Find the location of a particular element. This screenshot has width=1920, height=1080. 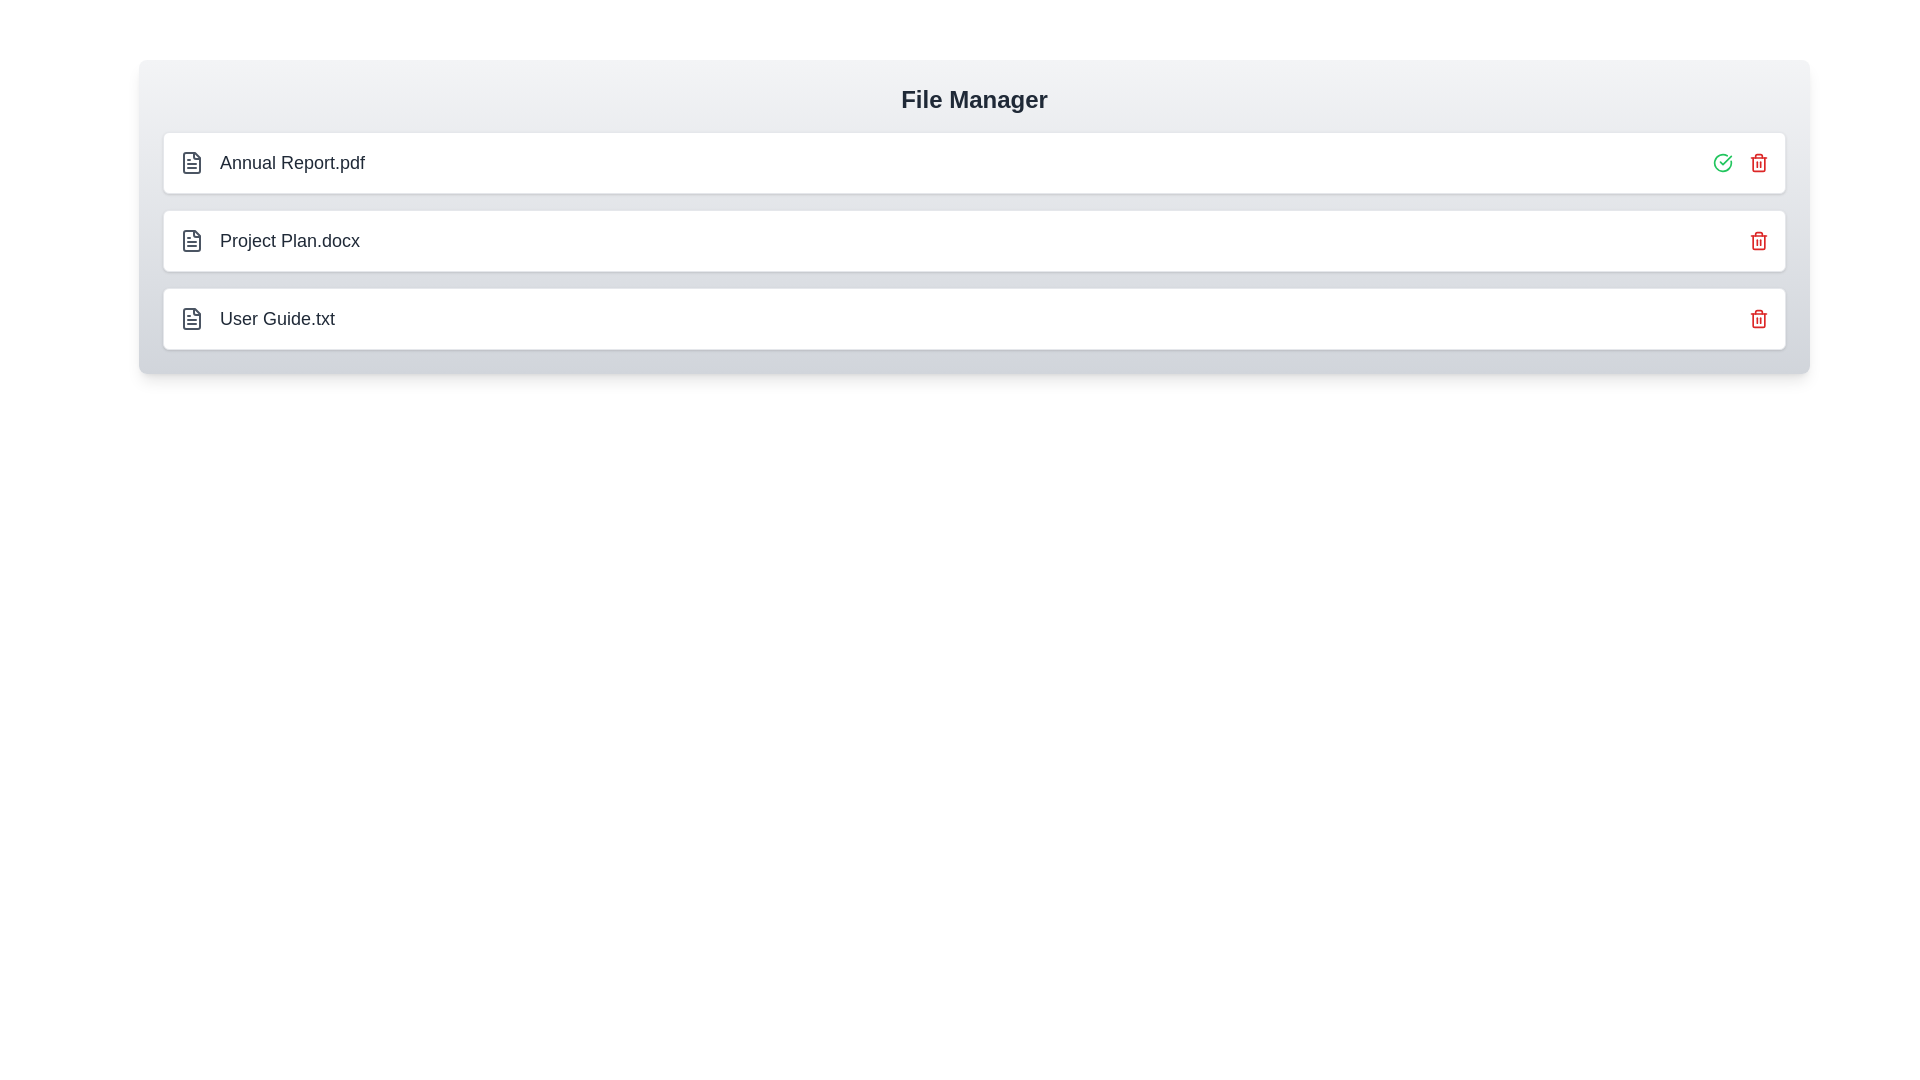

the static text label displaying the file name 'Project Plan.docx', which is the second item in a list of three file entries in the file management interface is located at coordinates (289, 239).